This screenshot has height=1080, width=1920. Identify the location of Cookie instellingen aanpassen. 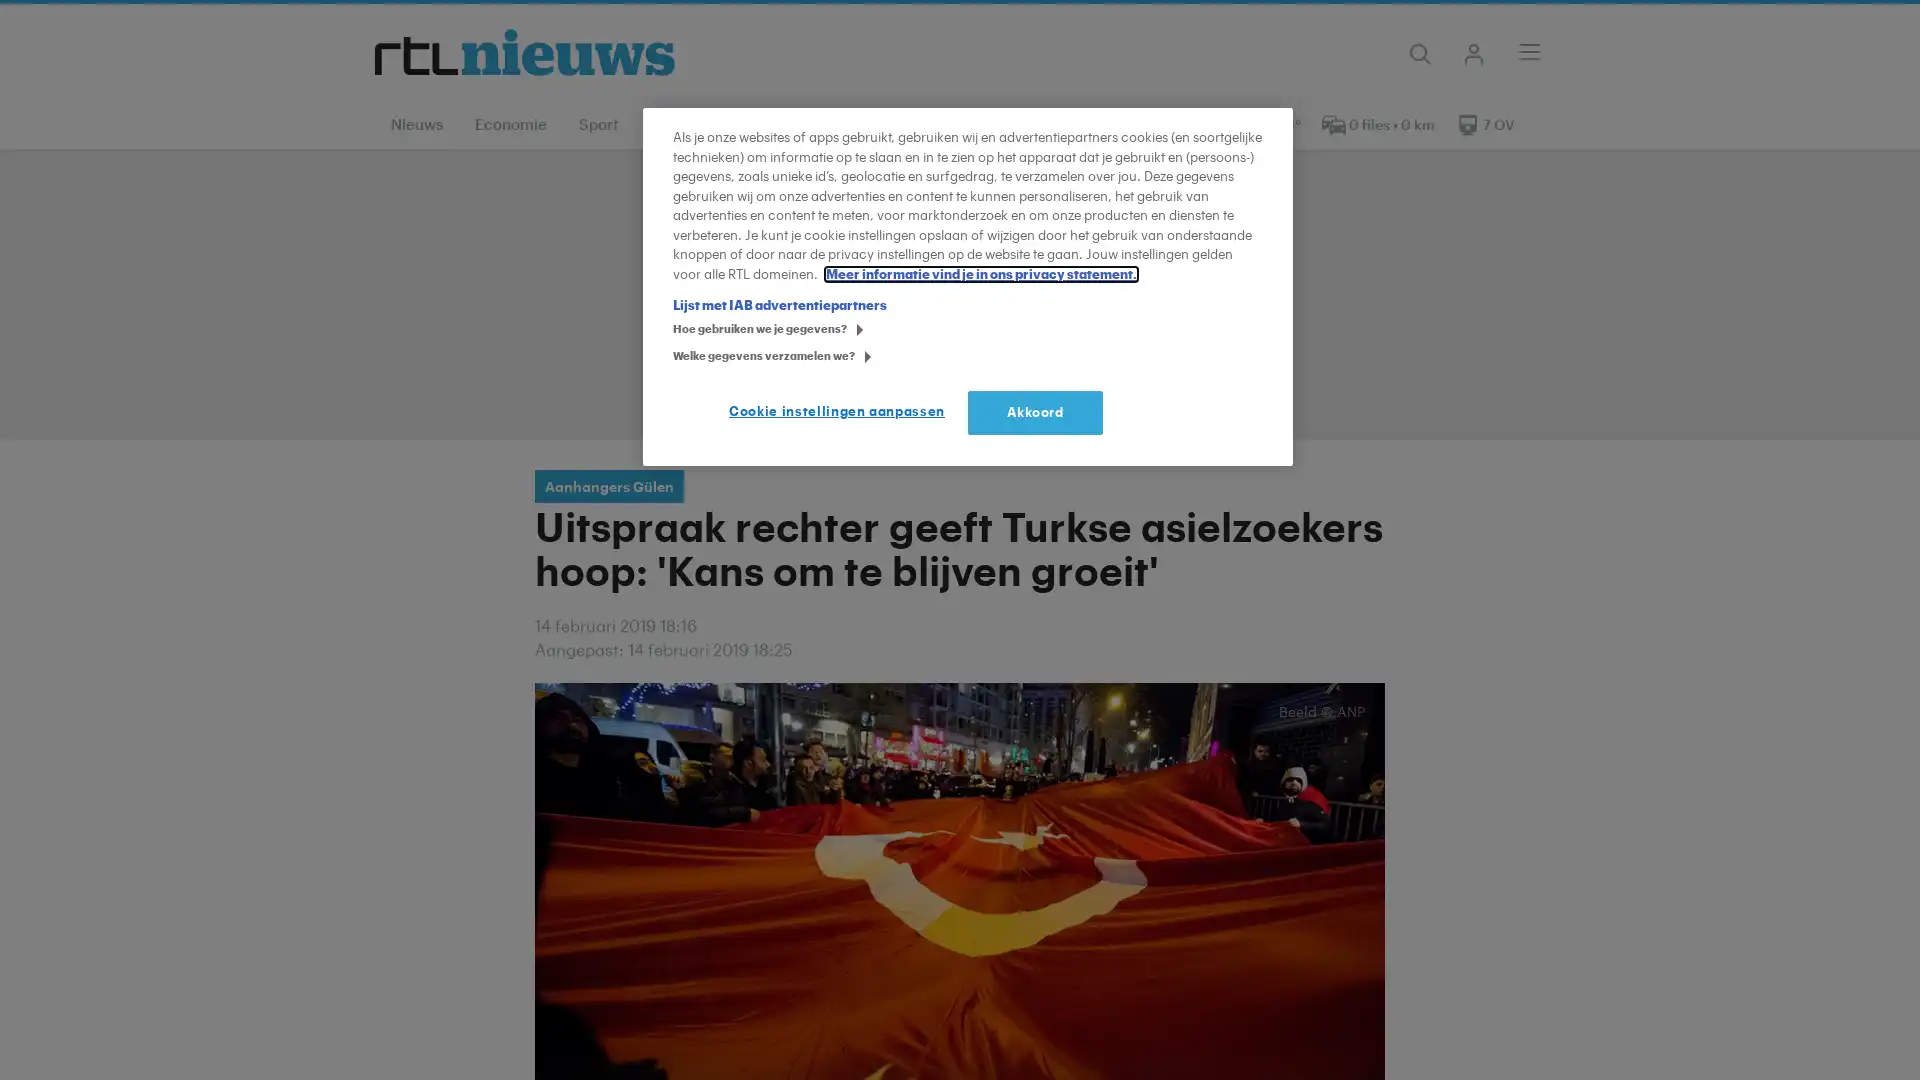
(841, 411).